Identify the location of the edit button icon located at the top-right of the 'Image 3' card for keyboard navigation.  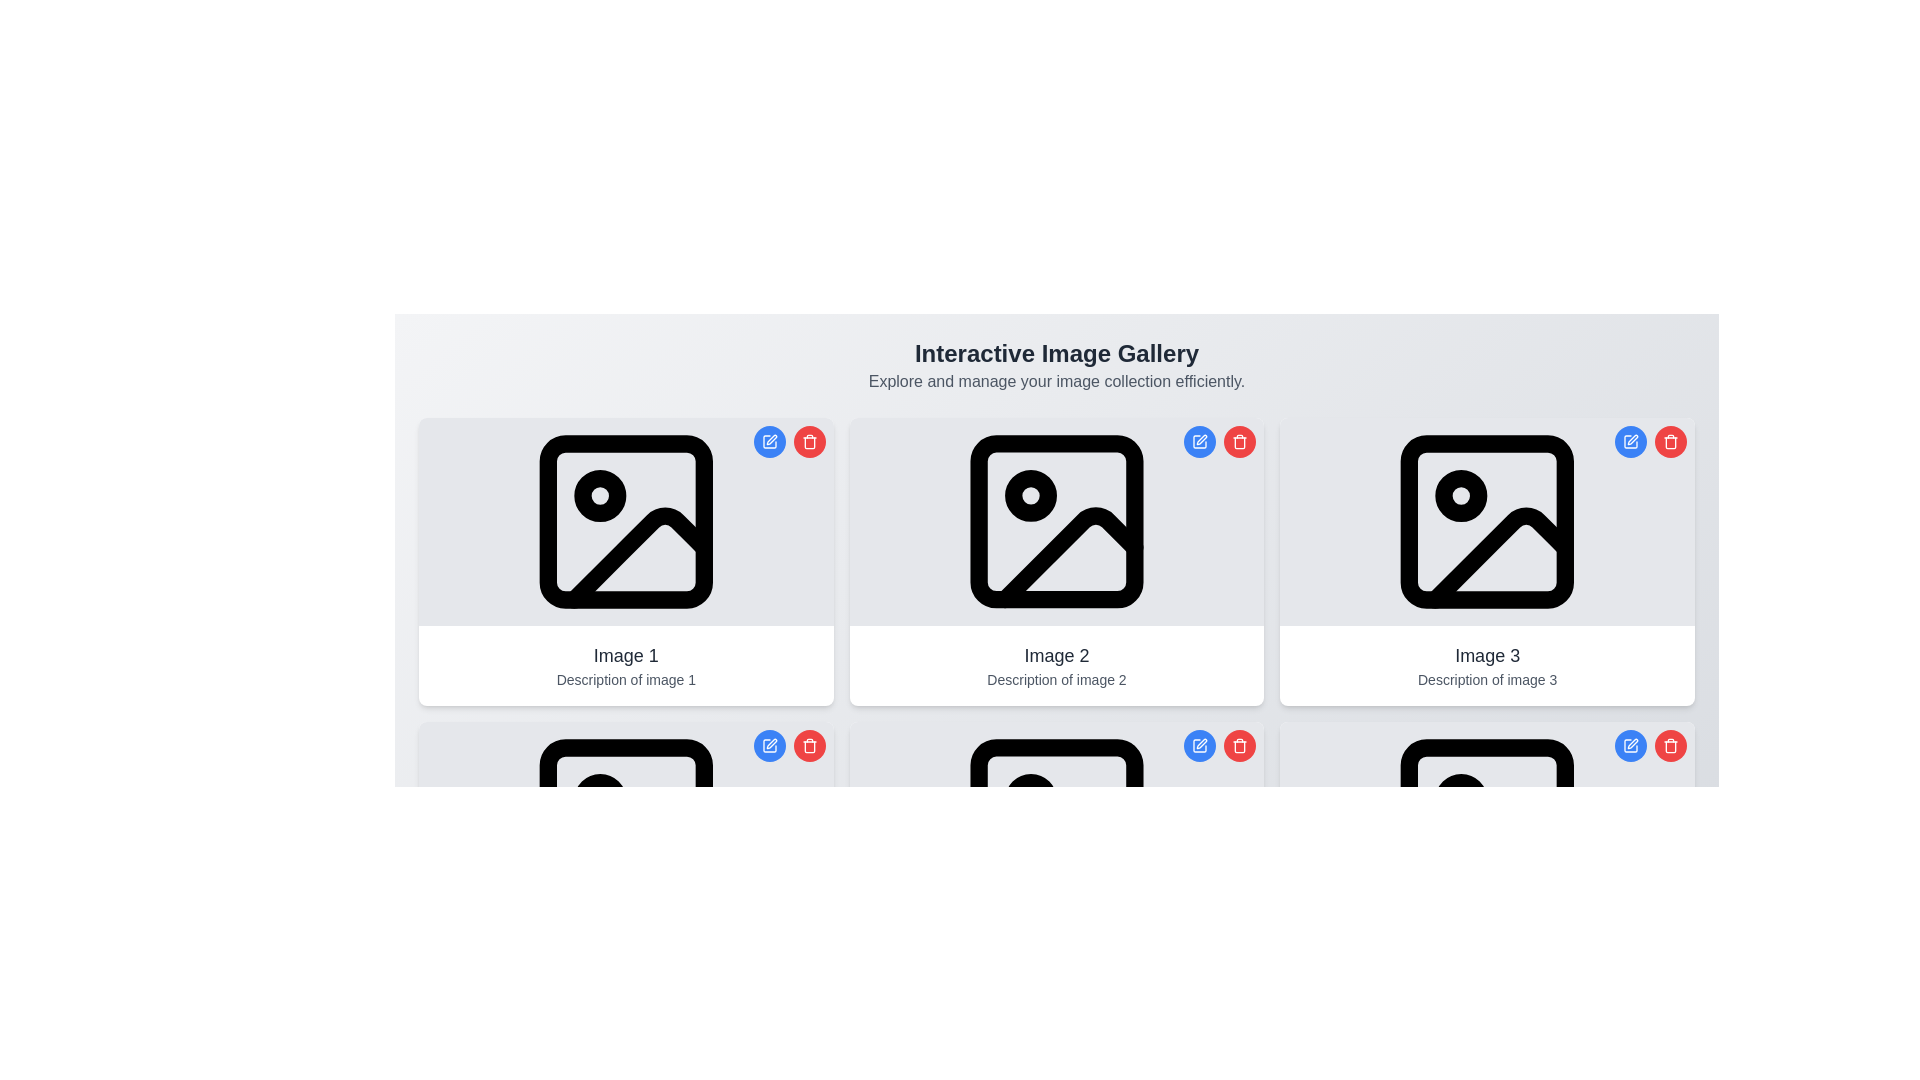
(1632, 744).